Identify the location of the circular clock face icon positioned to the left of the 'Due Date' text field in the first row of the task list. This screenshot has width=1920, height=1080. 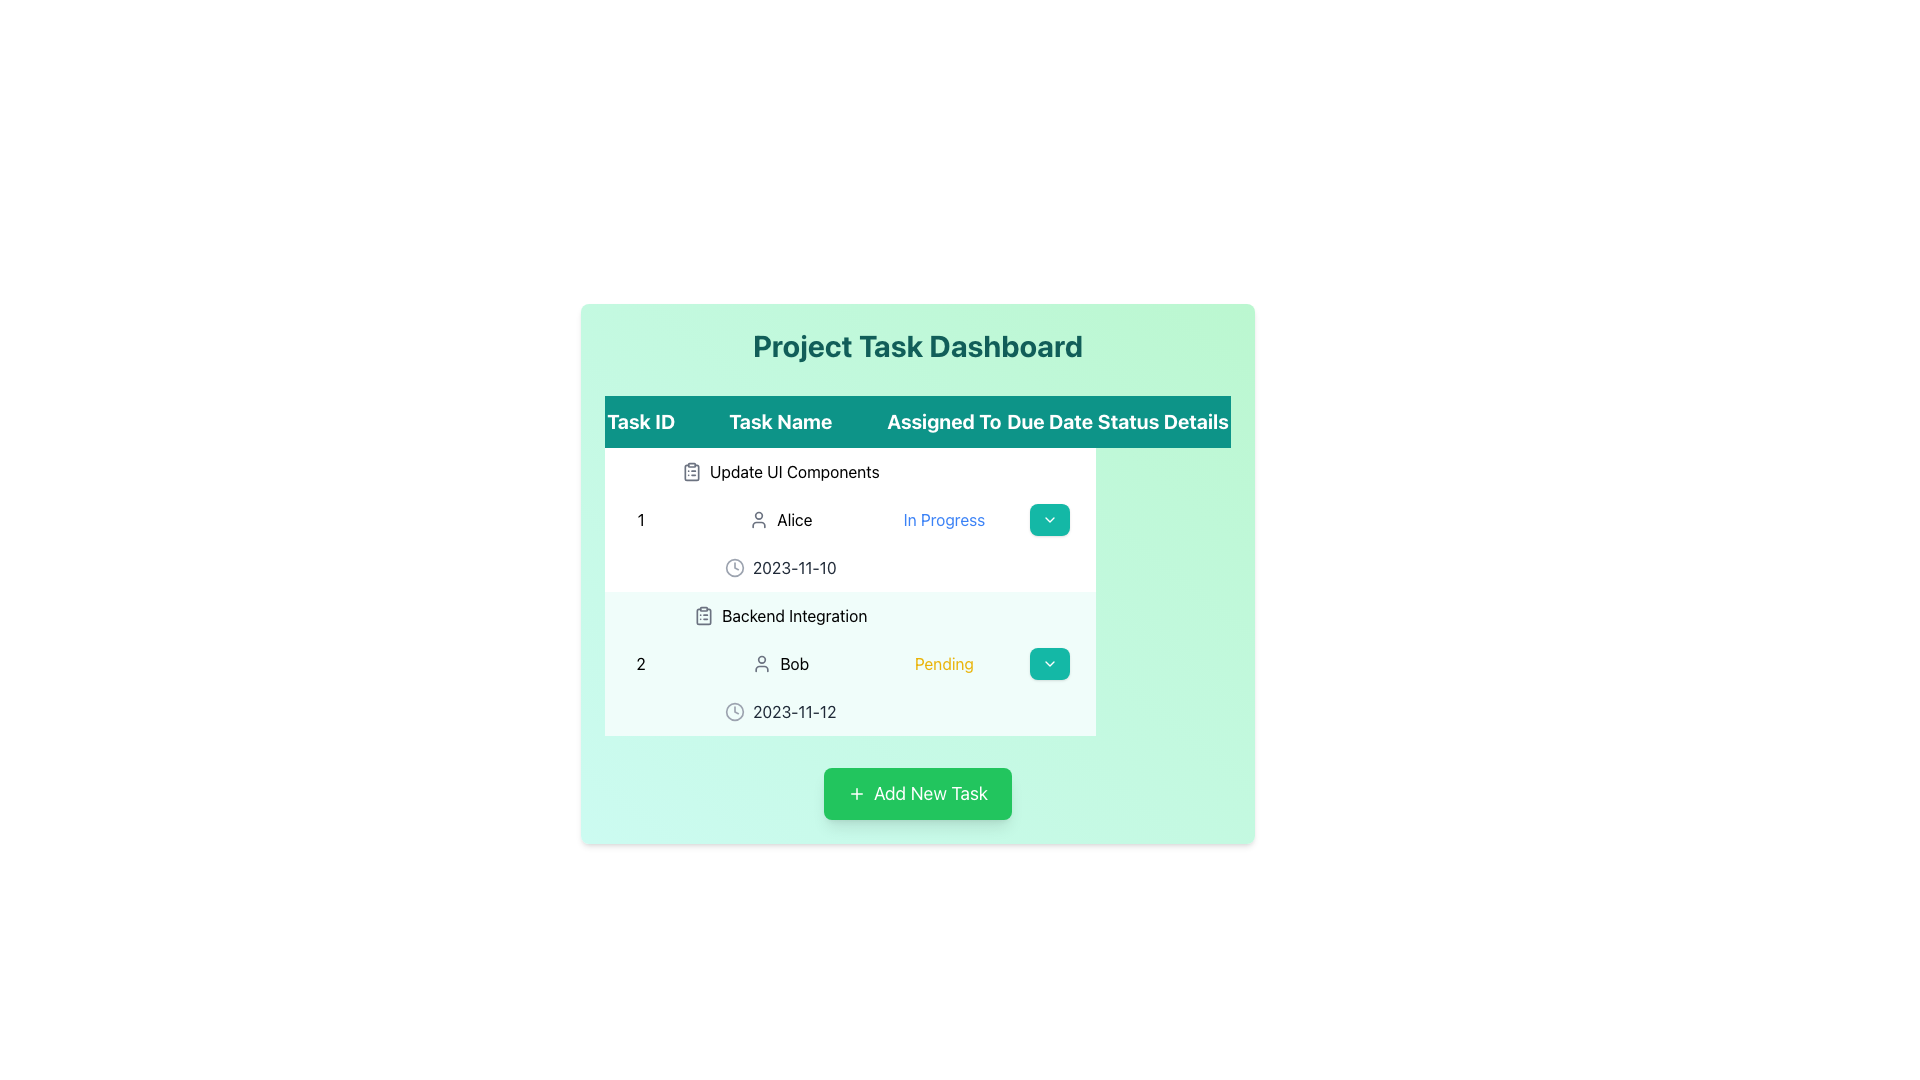
(733, 567).